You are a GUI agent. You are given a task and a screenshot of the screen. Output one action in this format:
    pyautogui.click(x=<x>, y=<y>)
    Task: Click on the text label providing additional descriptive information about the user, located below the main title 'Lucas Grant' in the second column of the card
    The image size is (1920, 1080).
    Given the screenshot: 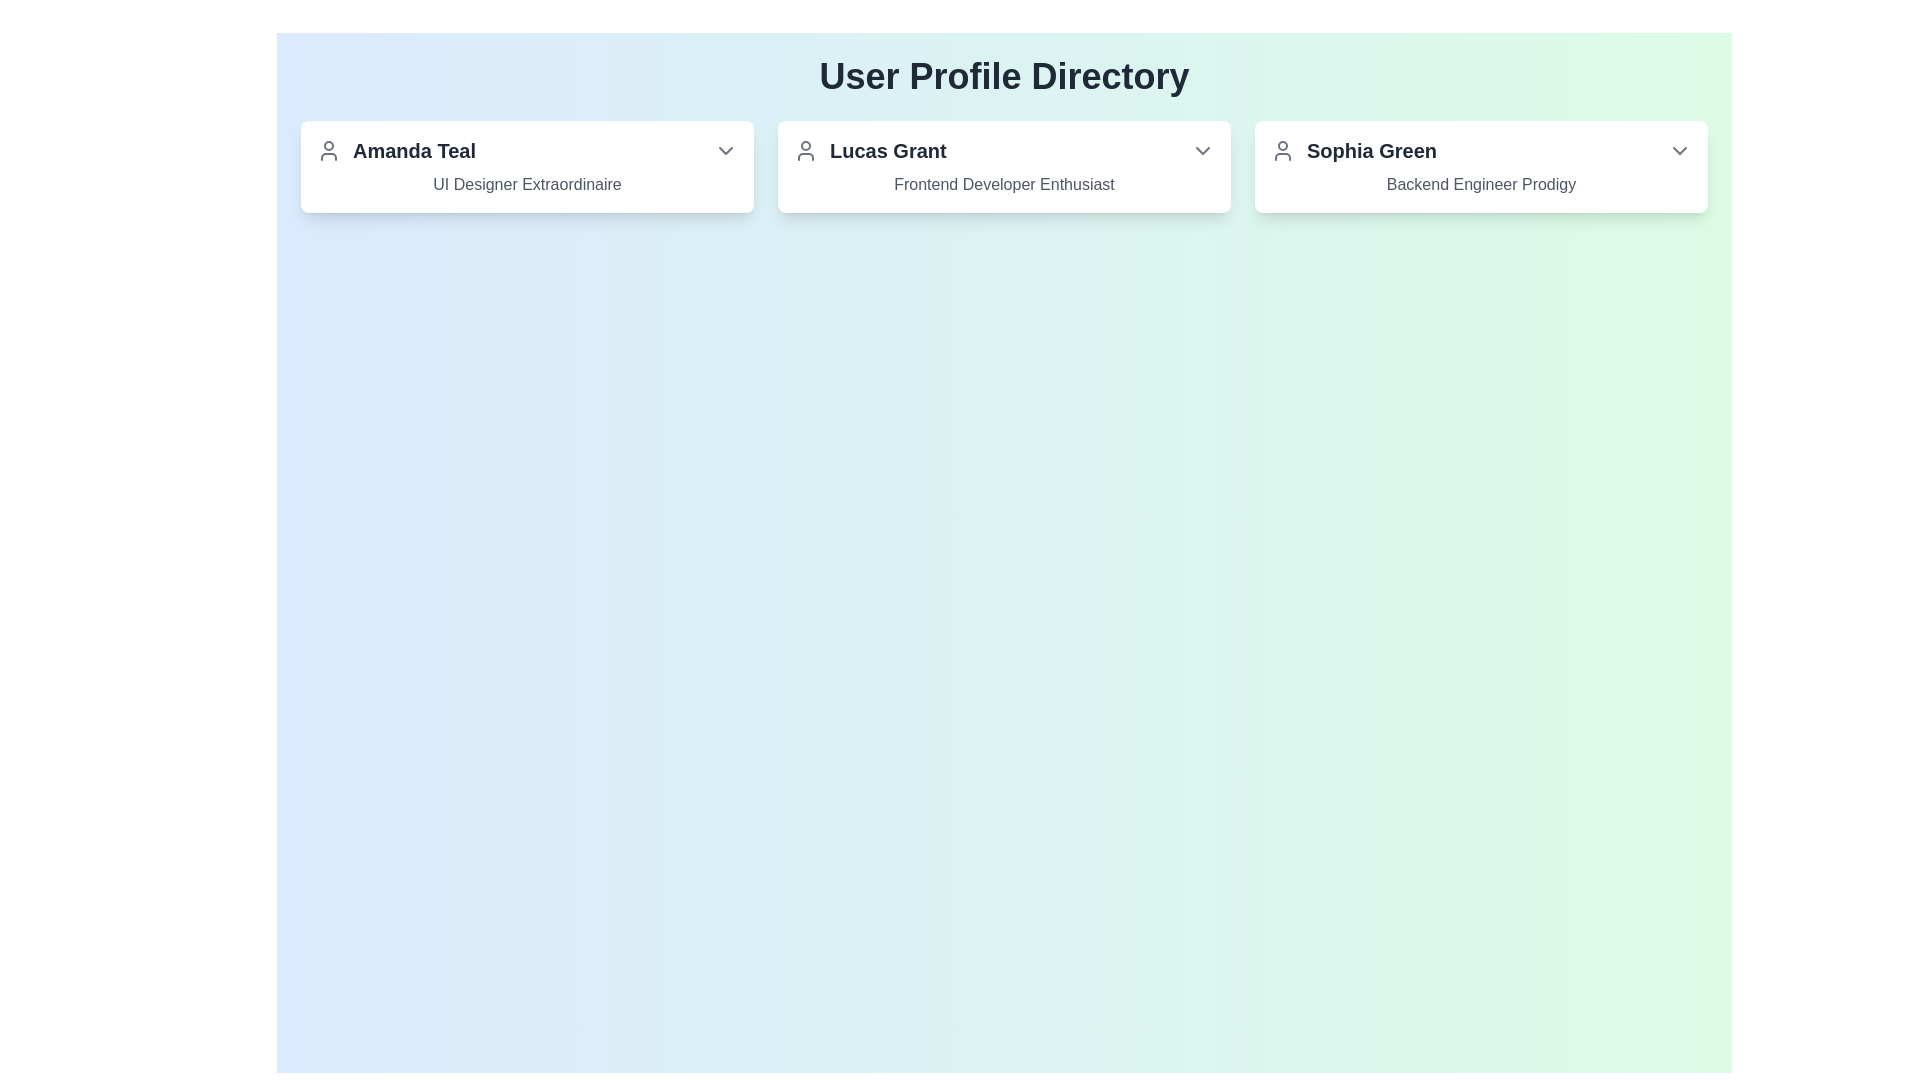 What is the action you would take?
    pyautogui.click(x=1004, y=185)
    